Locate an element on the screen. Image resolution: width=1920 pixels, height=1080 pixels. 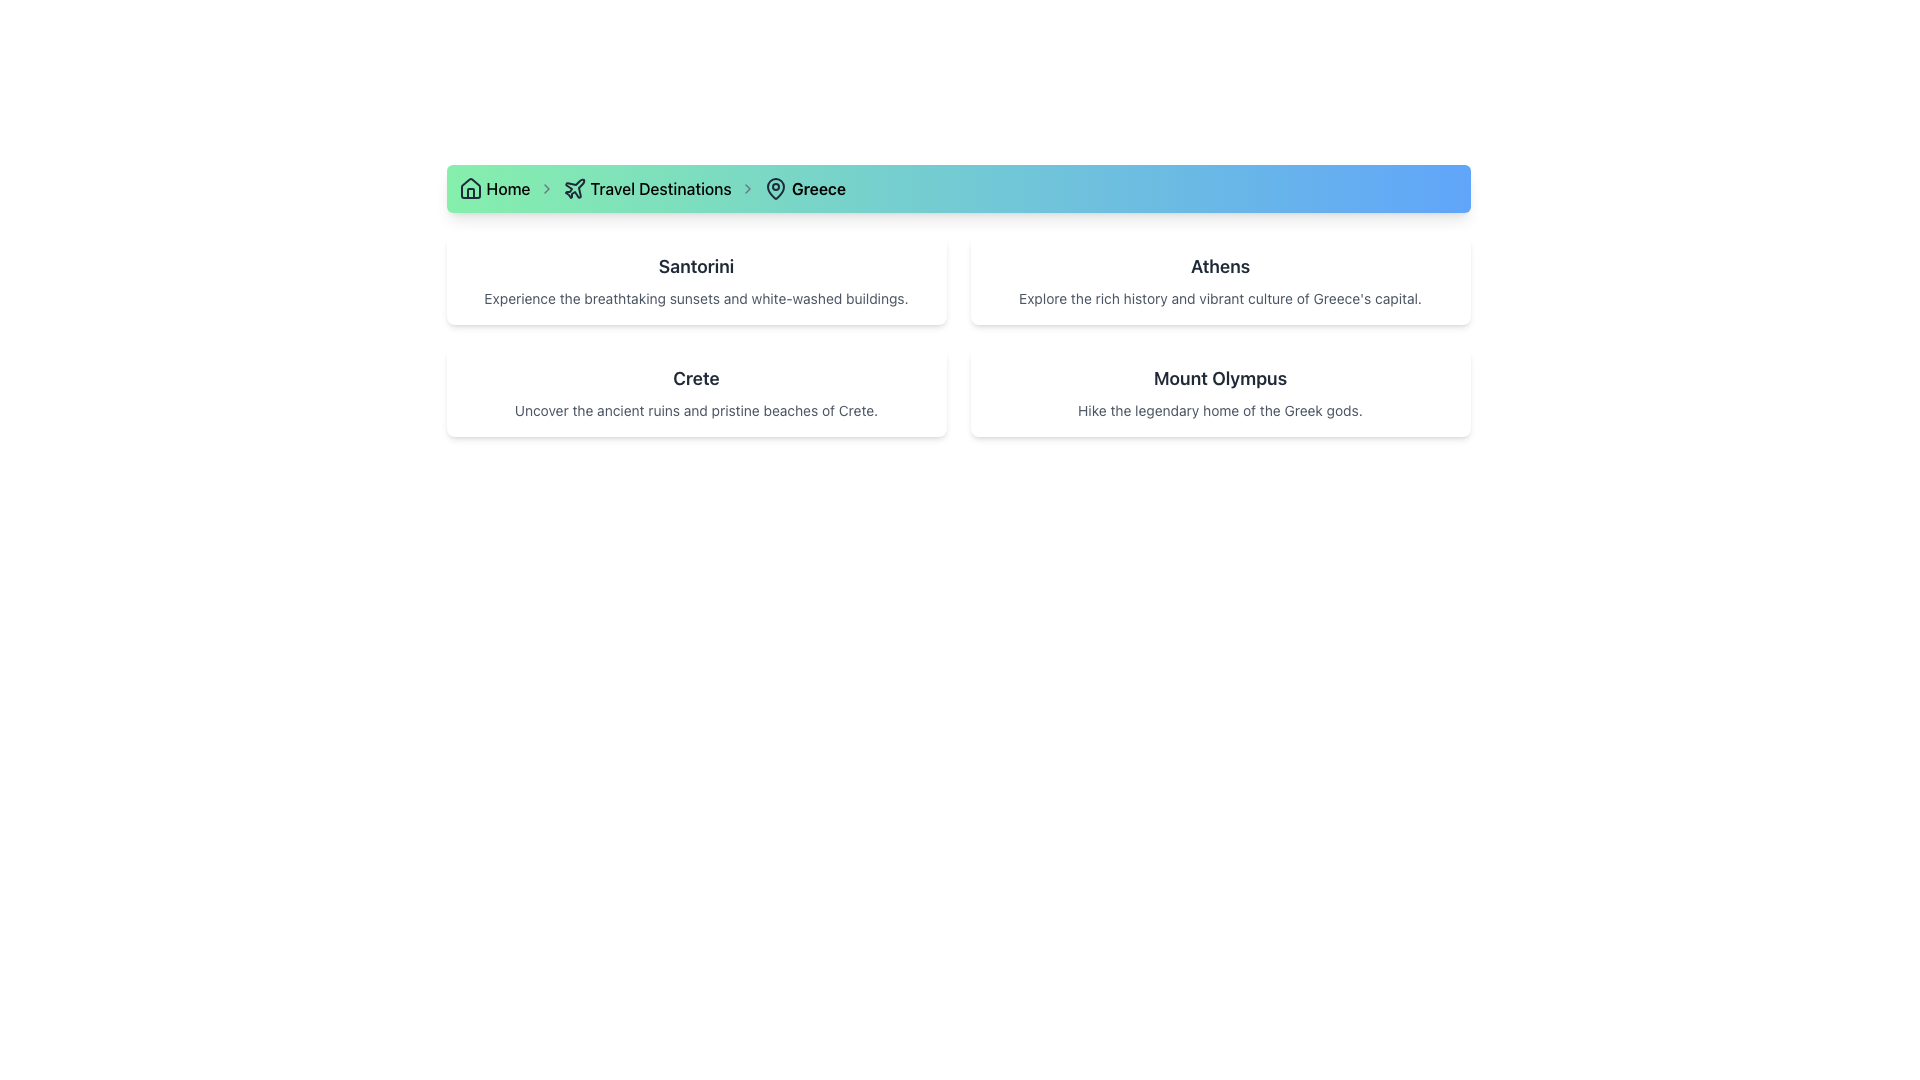
the text element displaying 'Santorini', which is styled in a bold, larger font size and dark gray color, located on the left side of a set of cards is located at coordinates (696, 265).